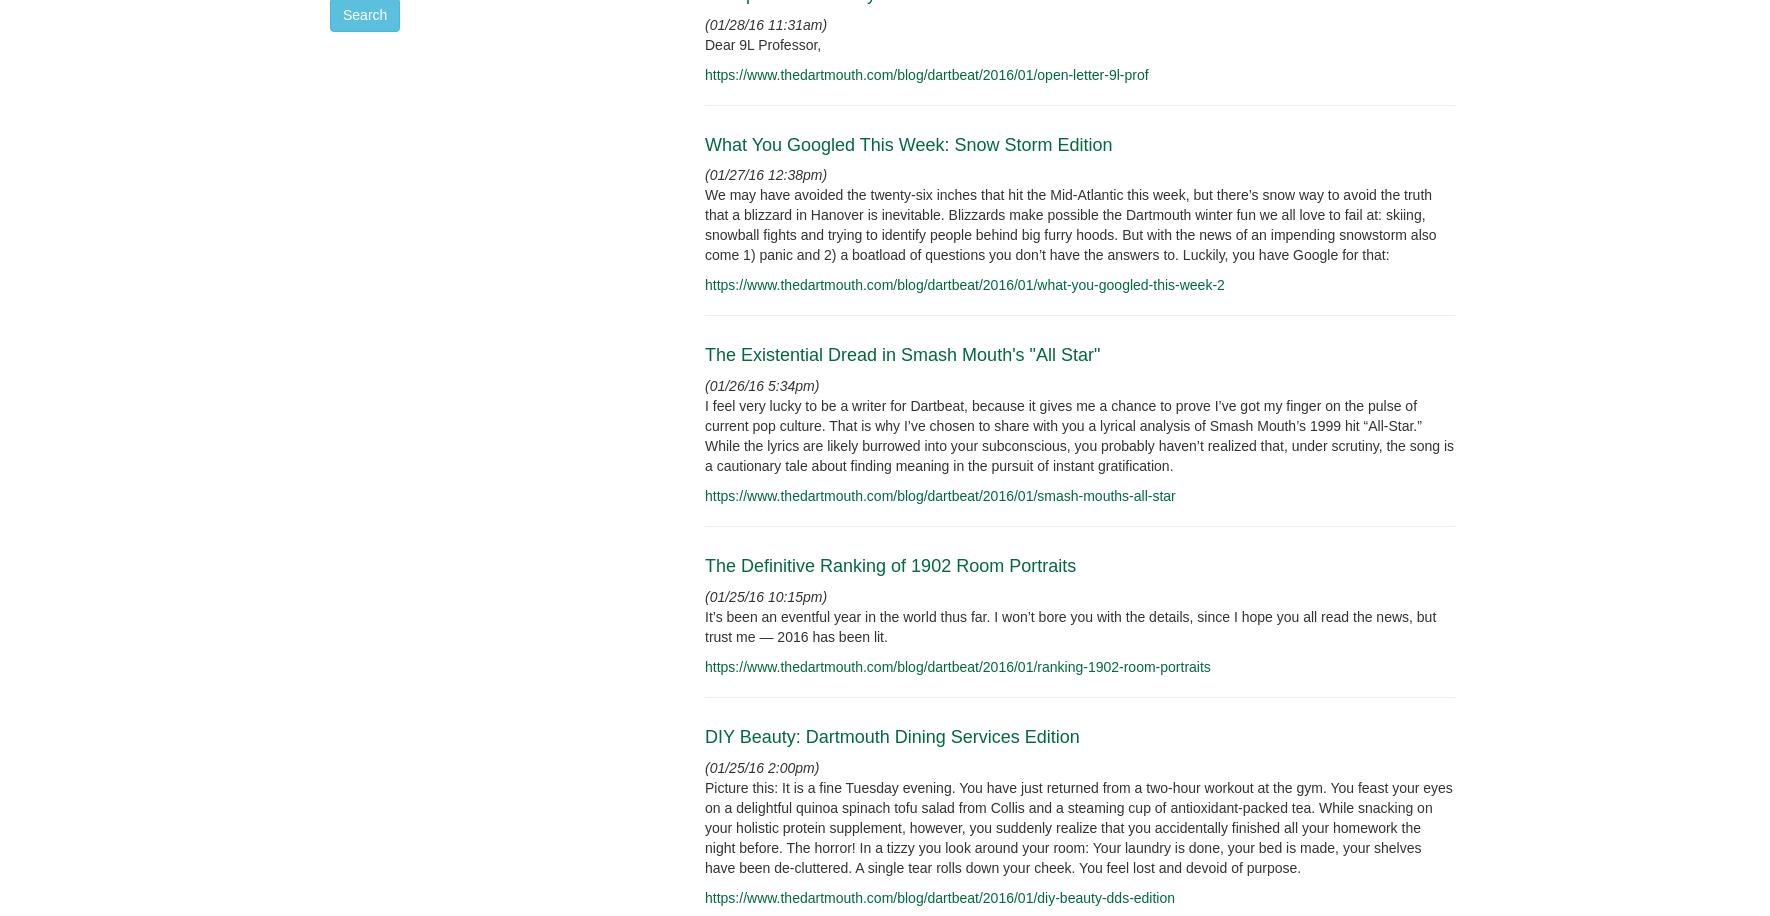 Image resolution: width=1770 pixels, height=916 pixels. Describe the element at coordinates (766, 596) in the screenshot. I see `'(01/25/16 10:15pm)'` at that location.